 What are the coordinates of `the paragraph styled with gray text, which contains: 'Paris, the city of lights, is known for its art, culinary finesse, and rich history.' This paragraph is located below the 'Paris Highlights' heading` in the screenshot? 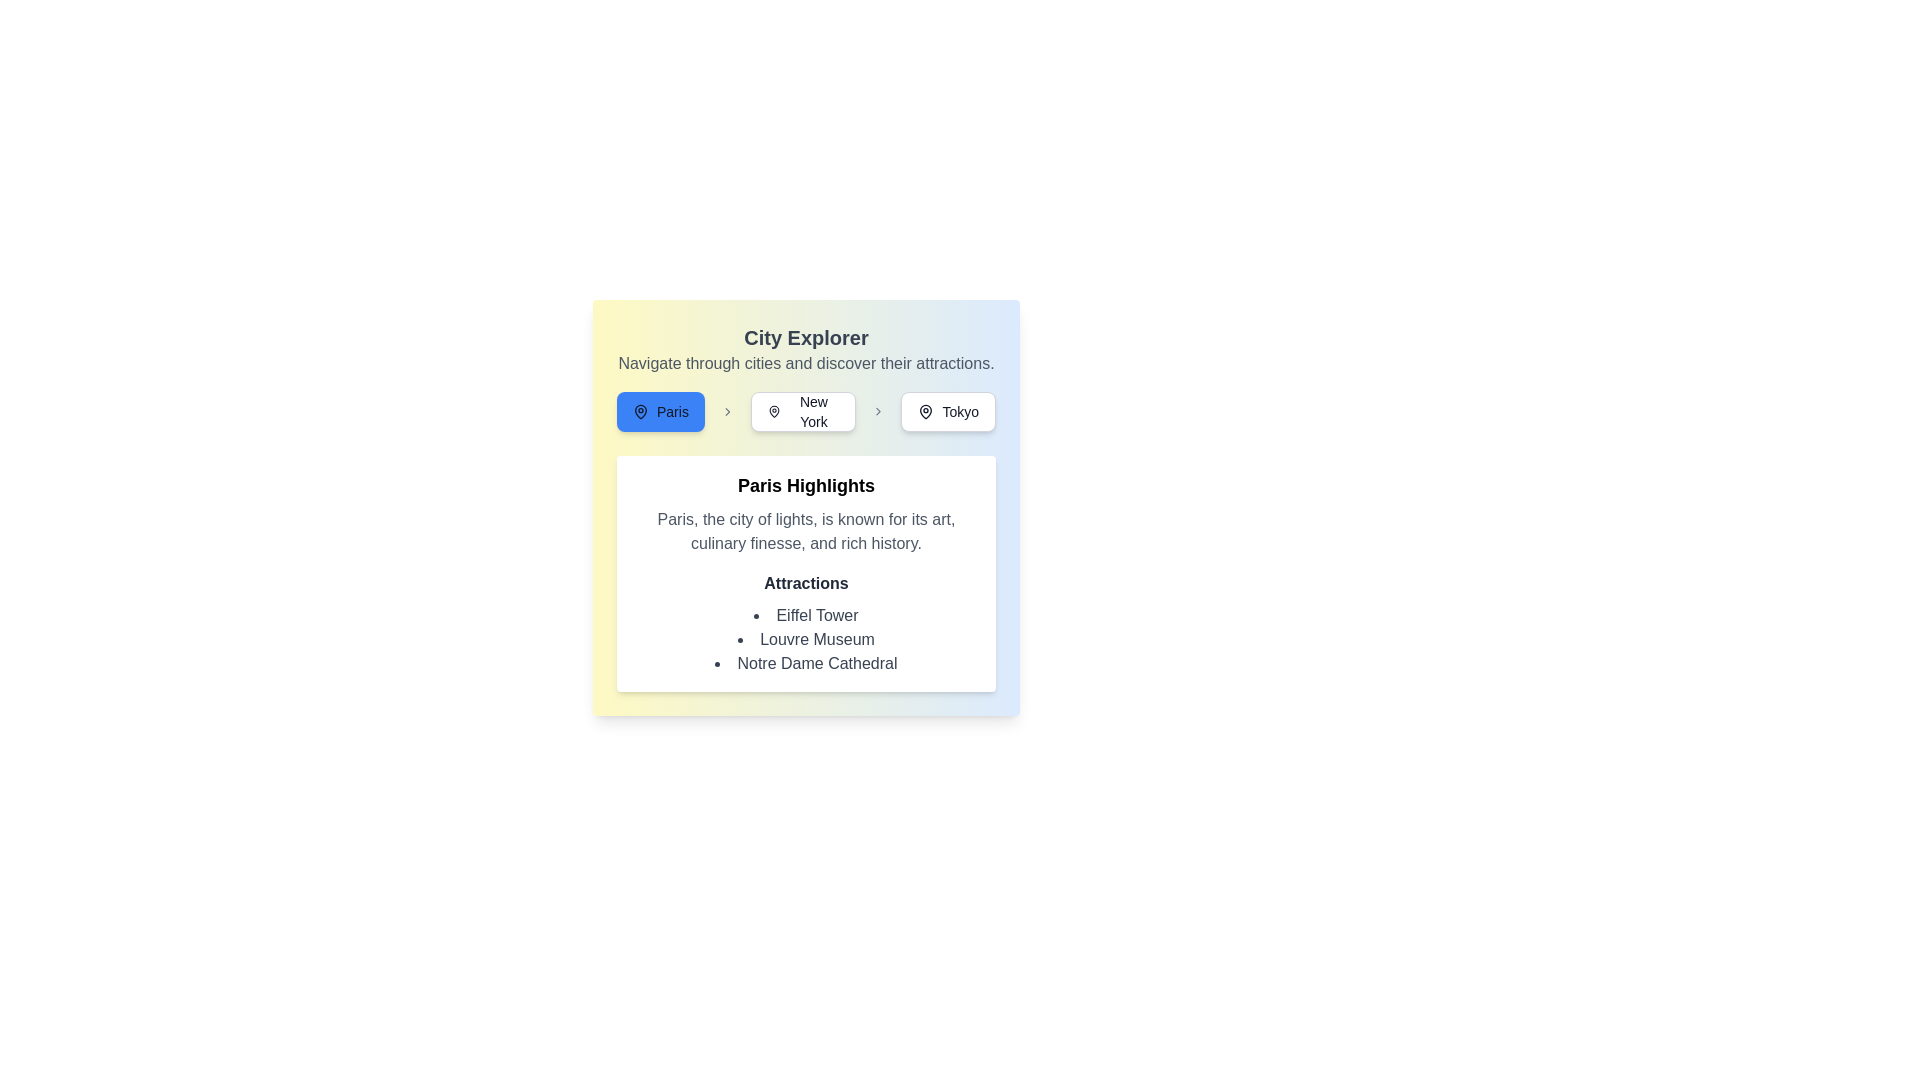 It's located at (806, 531).